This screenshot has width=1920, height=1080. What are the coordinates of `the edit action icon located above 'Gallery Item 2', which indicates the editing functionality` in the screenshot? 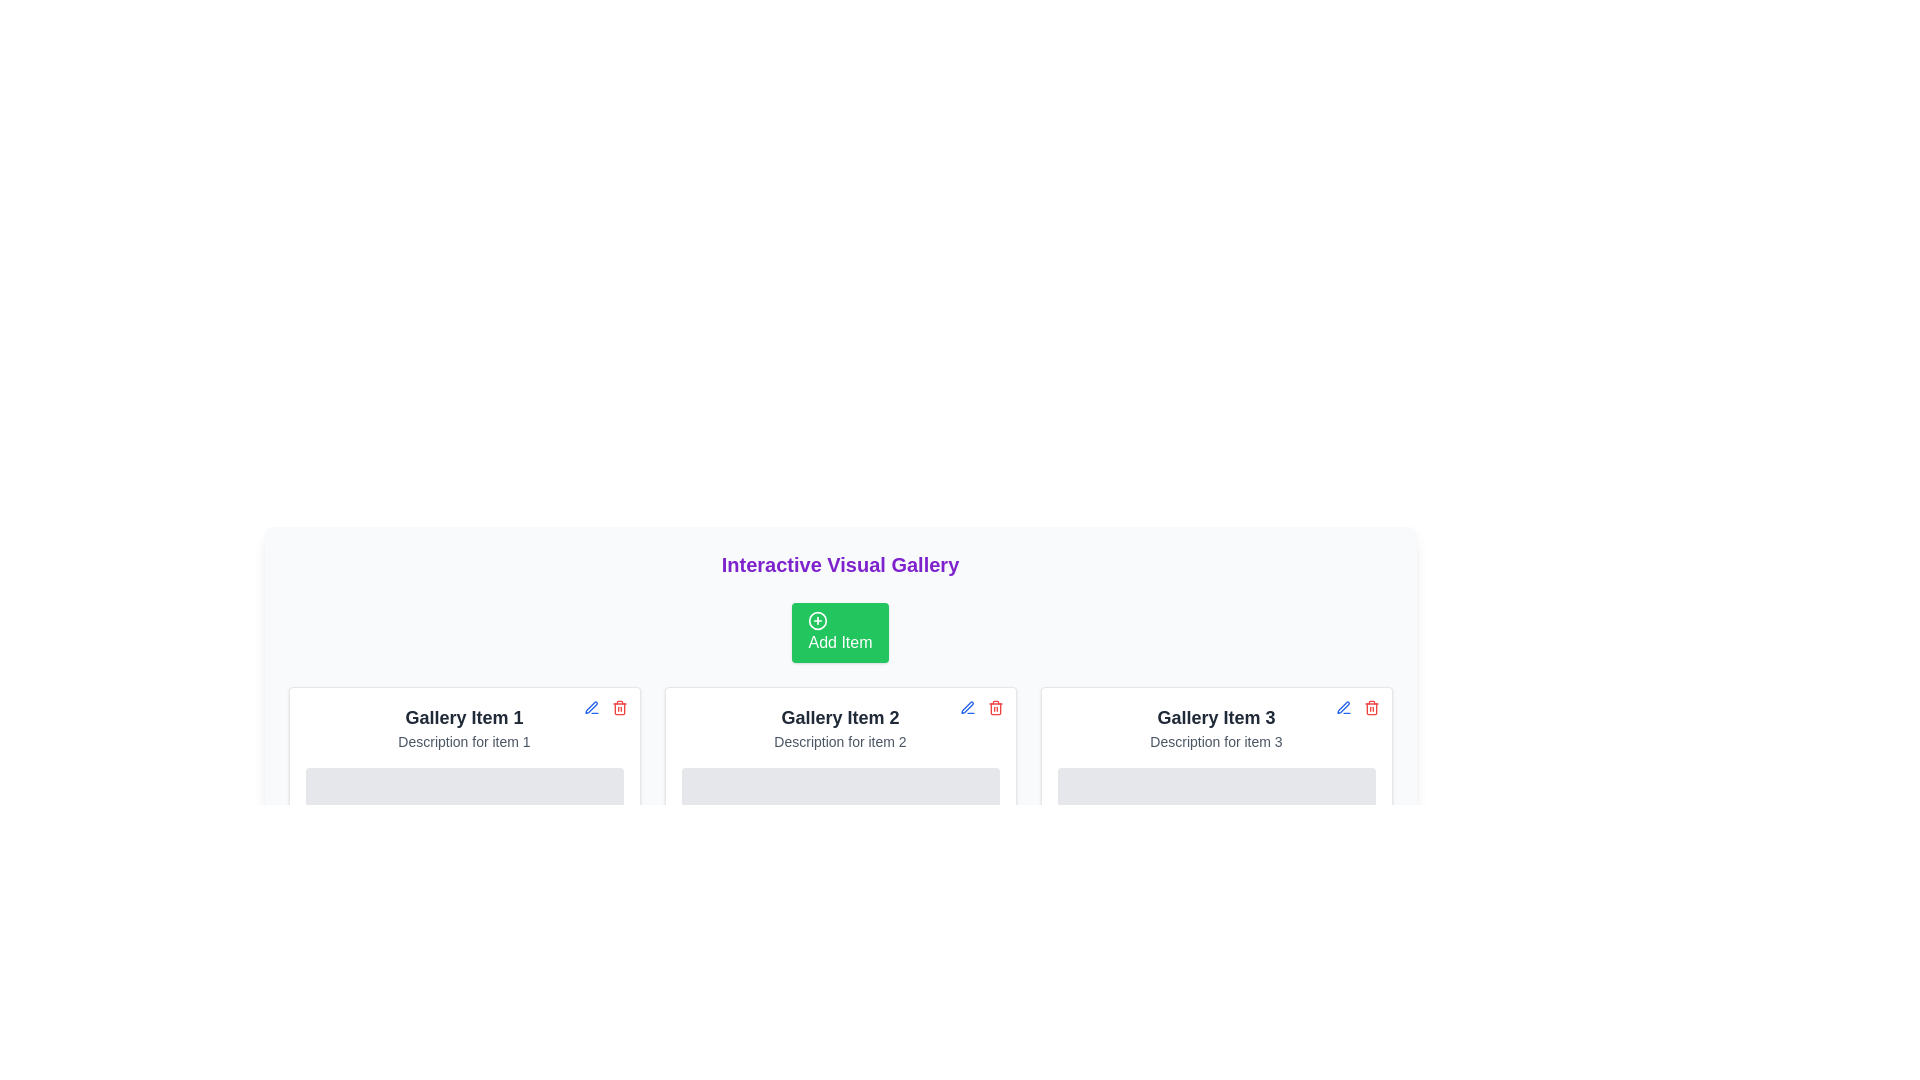 It's located at (967, 706).